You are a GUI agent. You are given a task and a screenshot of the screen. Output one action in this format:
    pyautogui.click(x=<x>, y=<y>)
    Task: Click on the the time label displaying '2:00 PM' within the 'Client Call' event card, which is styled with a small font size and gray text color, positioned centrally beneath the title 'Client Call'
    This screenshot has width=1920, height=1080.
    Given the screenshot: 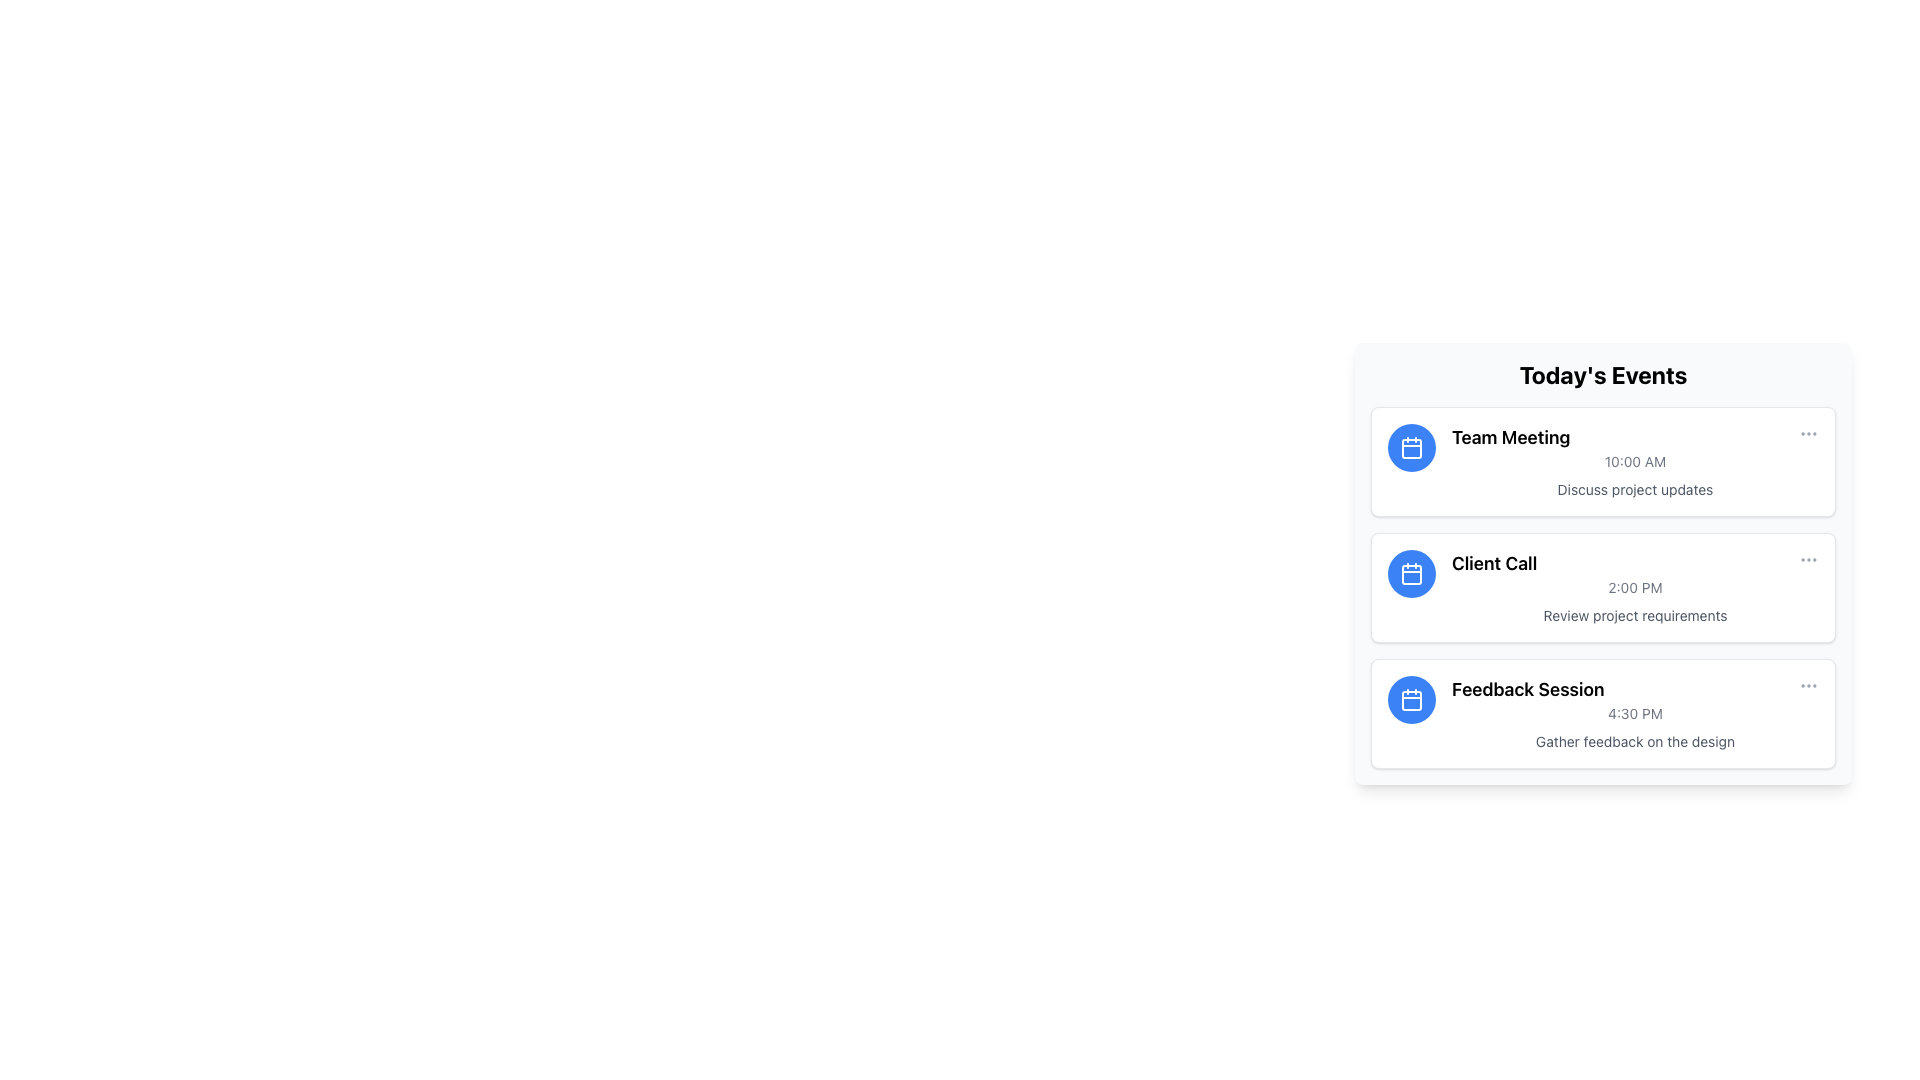 What is the action you would take?
    pyautogui.click(x=1635, y=586)
    